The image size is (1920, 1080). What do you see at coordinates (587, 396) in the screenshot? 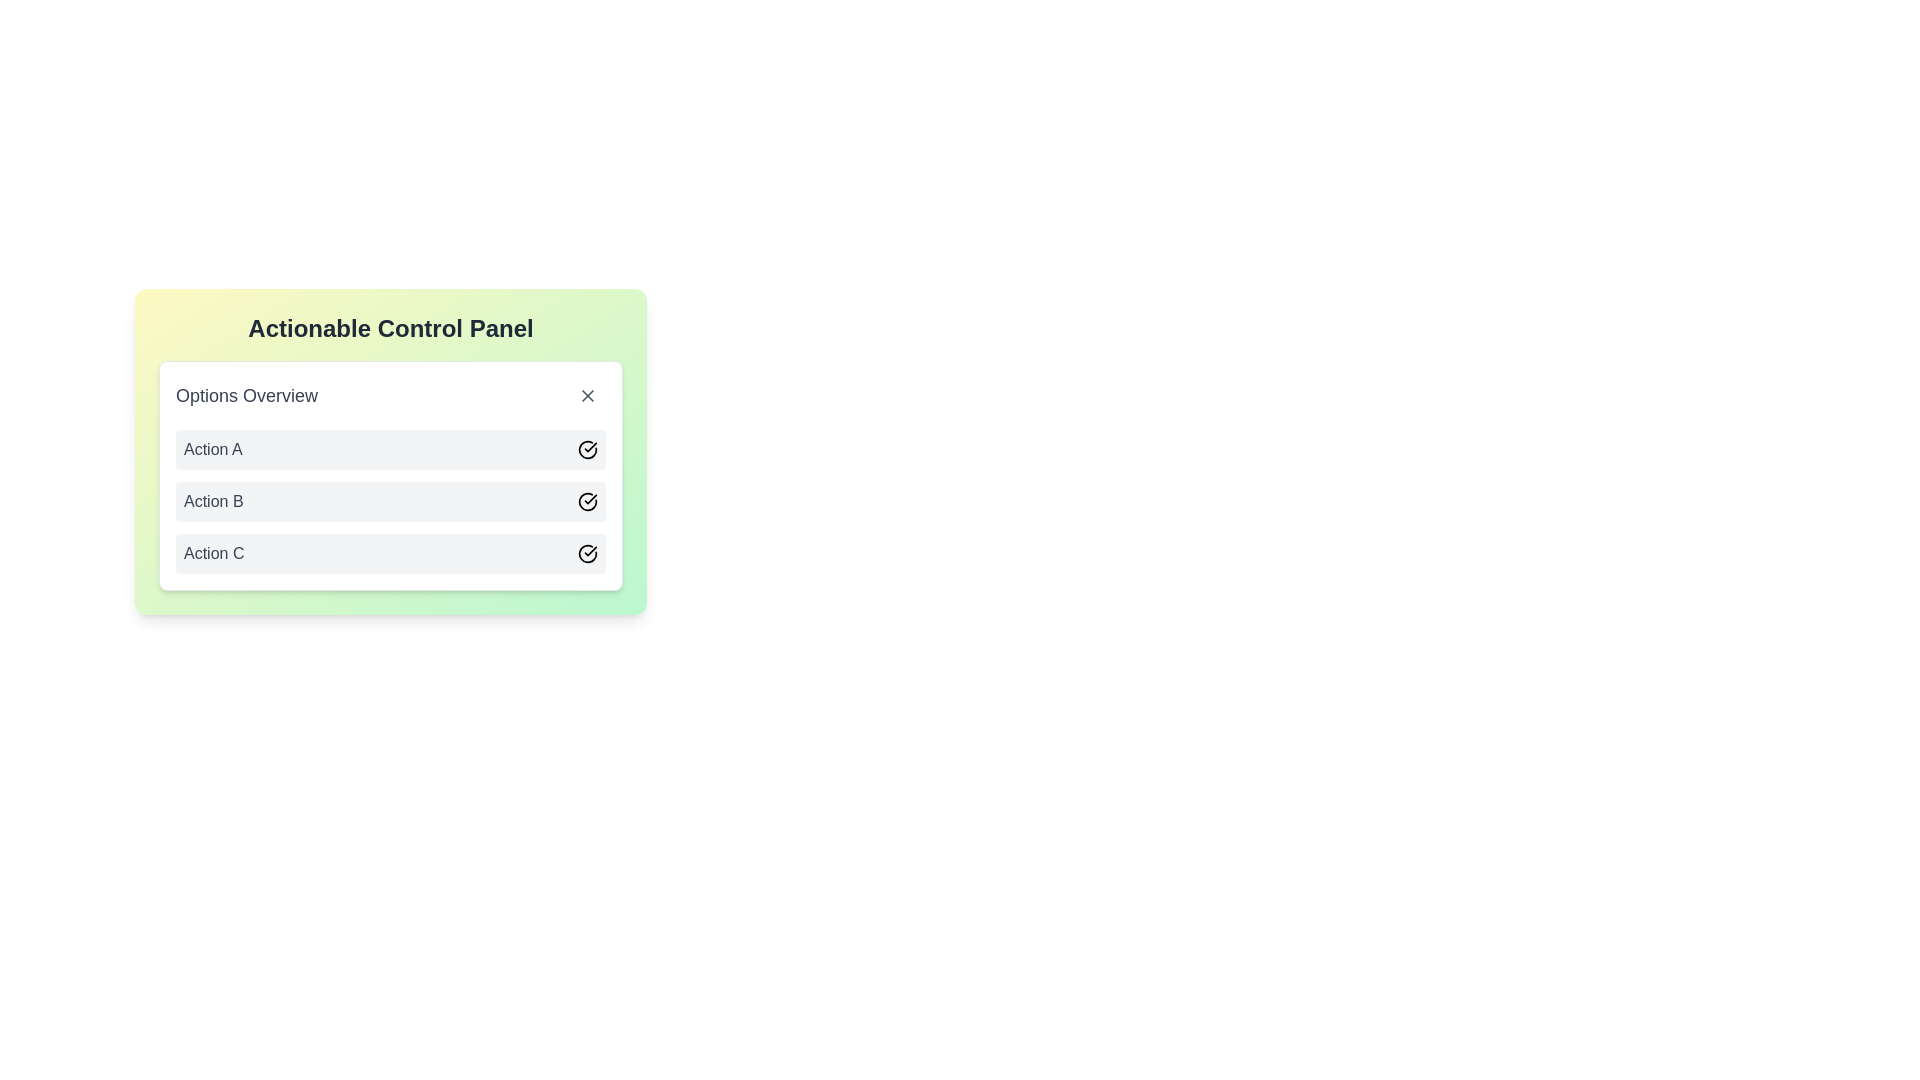
I see `the close icon located in the top-right corner of the 'Options Overview' card` at bounding box center [587, 396].